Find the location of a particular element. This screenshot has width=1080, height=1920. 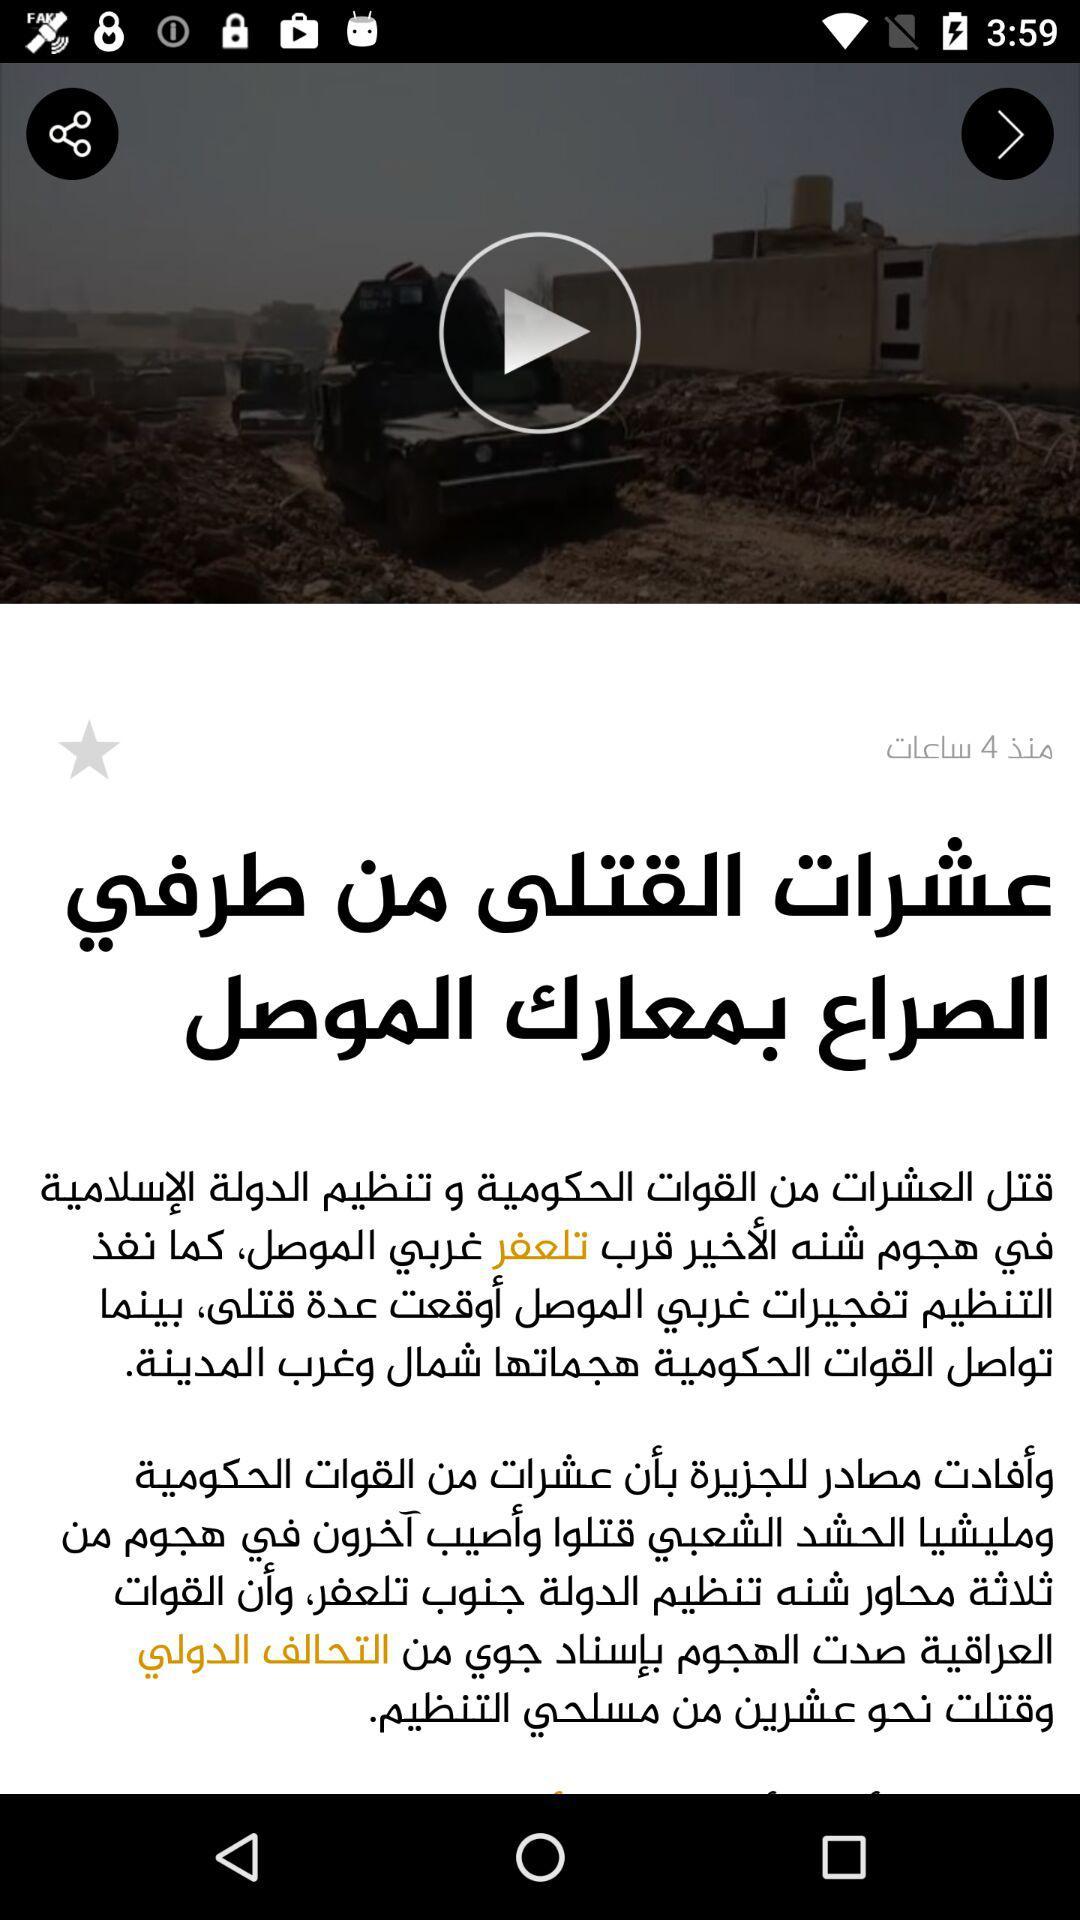

play button is located at coordinates (540, 332).